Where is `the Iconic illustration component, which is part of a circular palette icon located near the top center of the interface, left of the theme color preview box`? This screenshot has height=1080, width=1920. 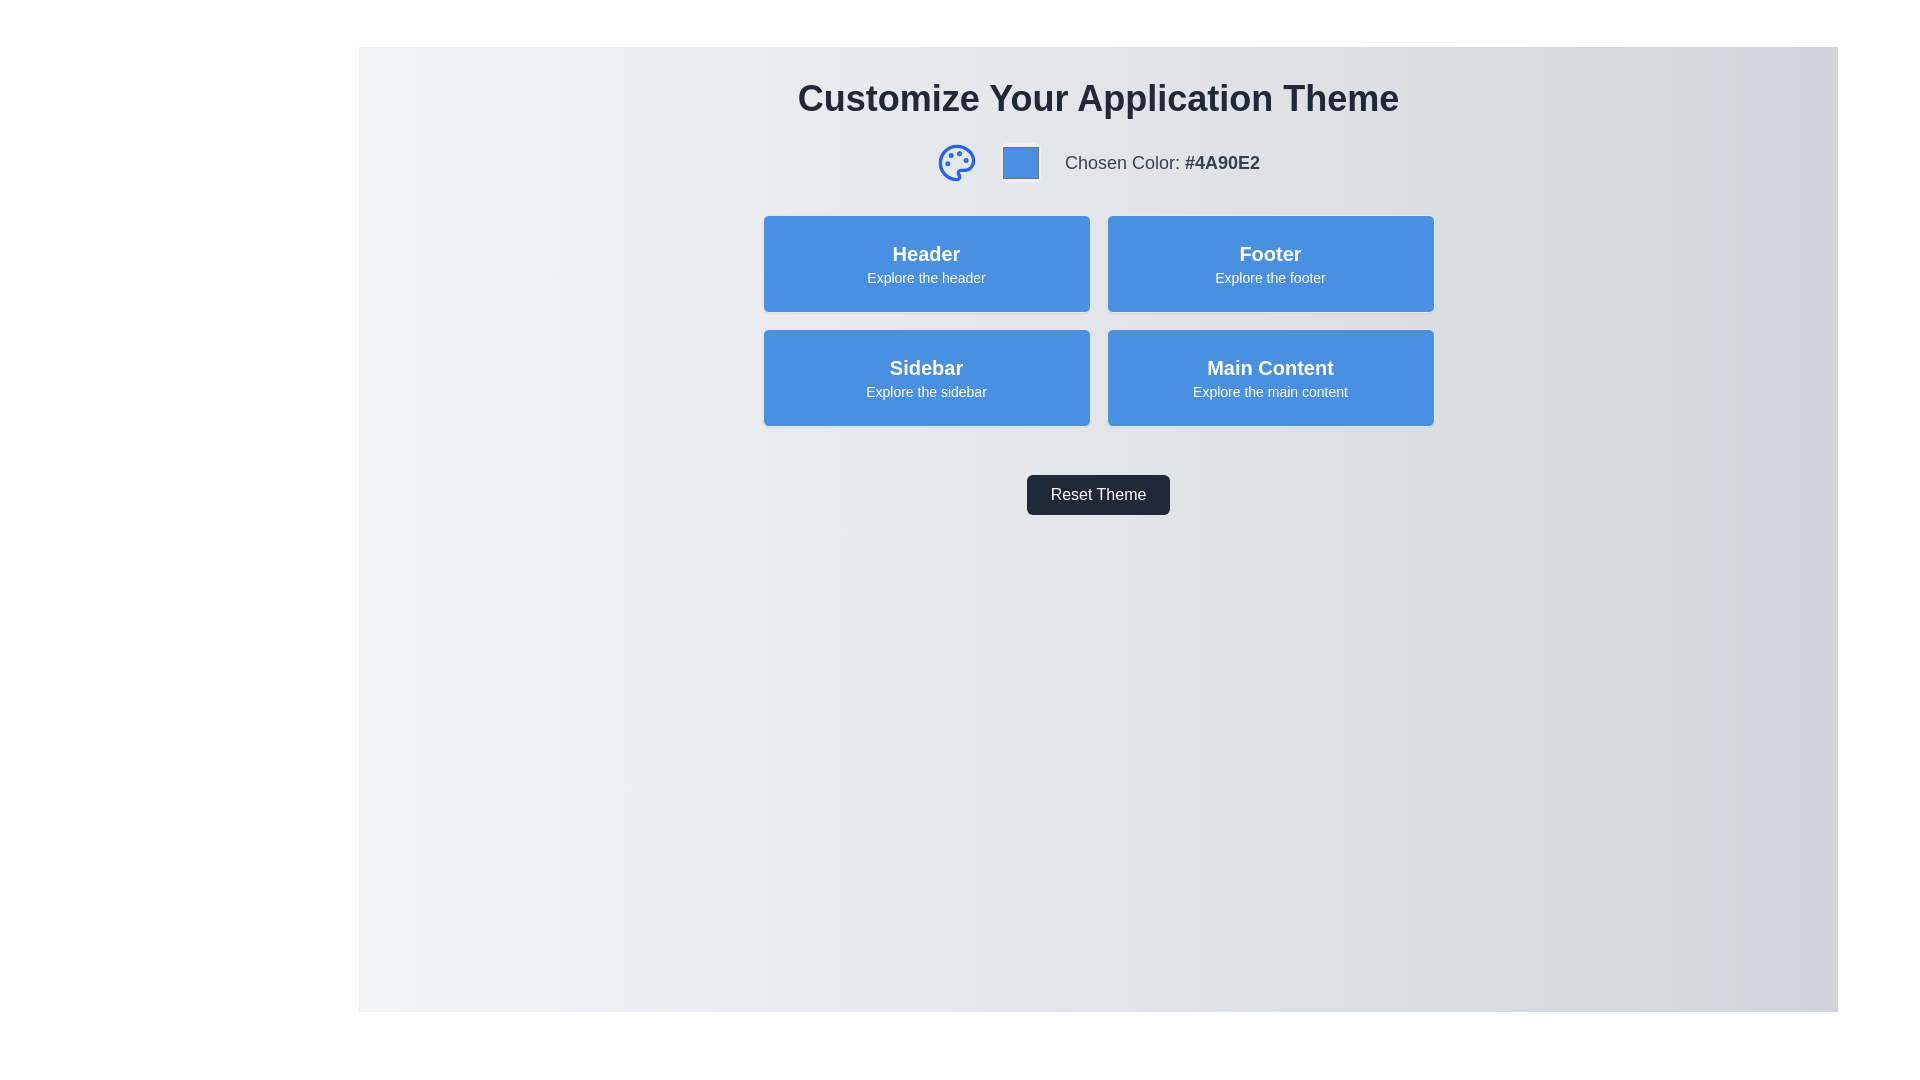 the Iconic illustration component, which is part of a circular palette icon located near the top center of the interface, left of the theme color preview box is located at coordinates (955, 161).